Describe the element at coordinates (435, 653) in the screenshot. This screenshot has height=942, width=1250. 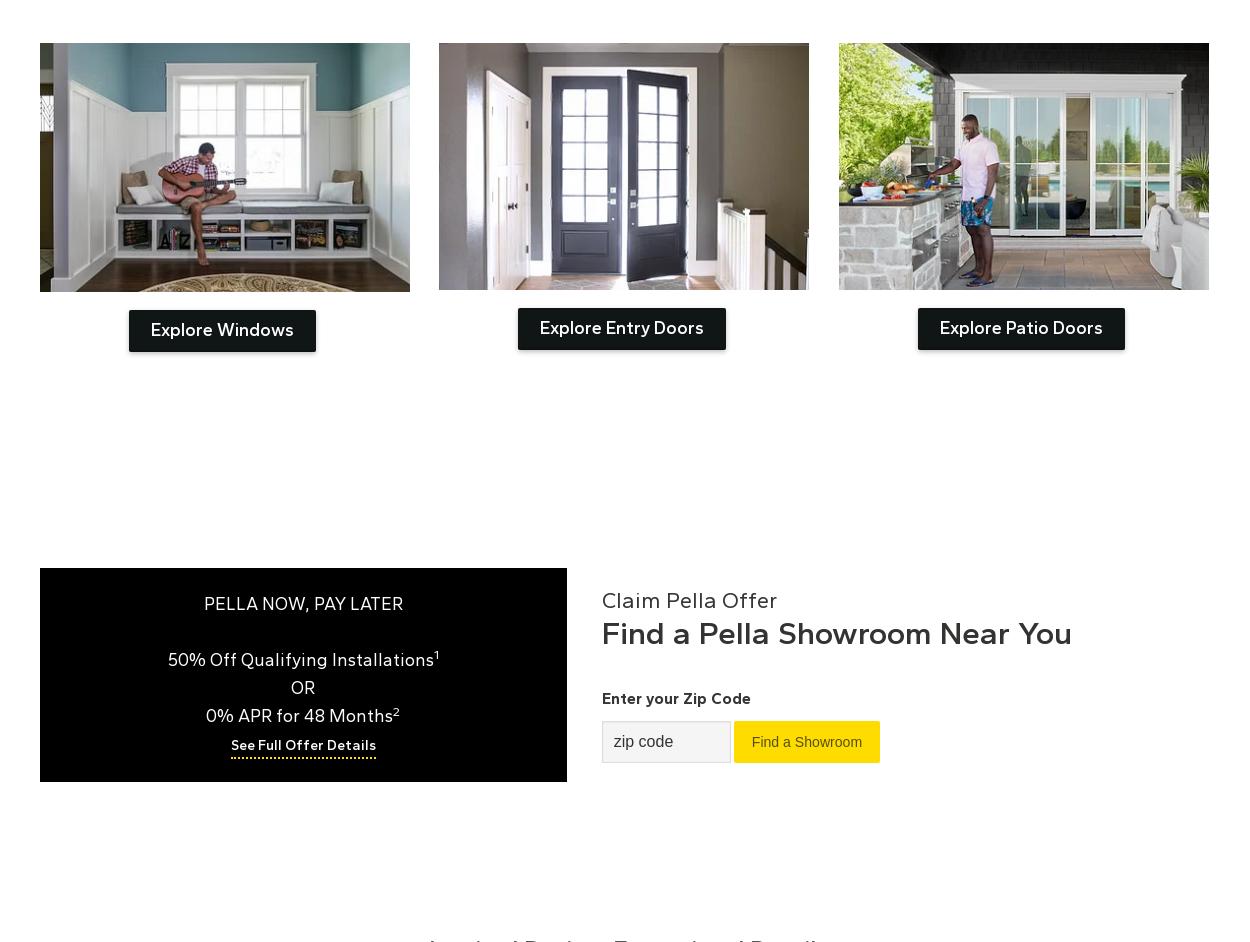
I see `'1'` at that location.